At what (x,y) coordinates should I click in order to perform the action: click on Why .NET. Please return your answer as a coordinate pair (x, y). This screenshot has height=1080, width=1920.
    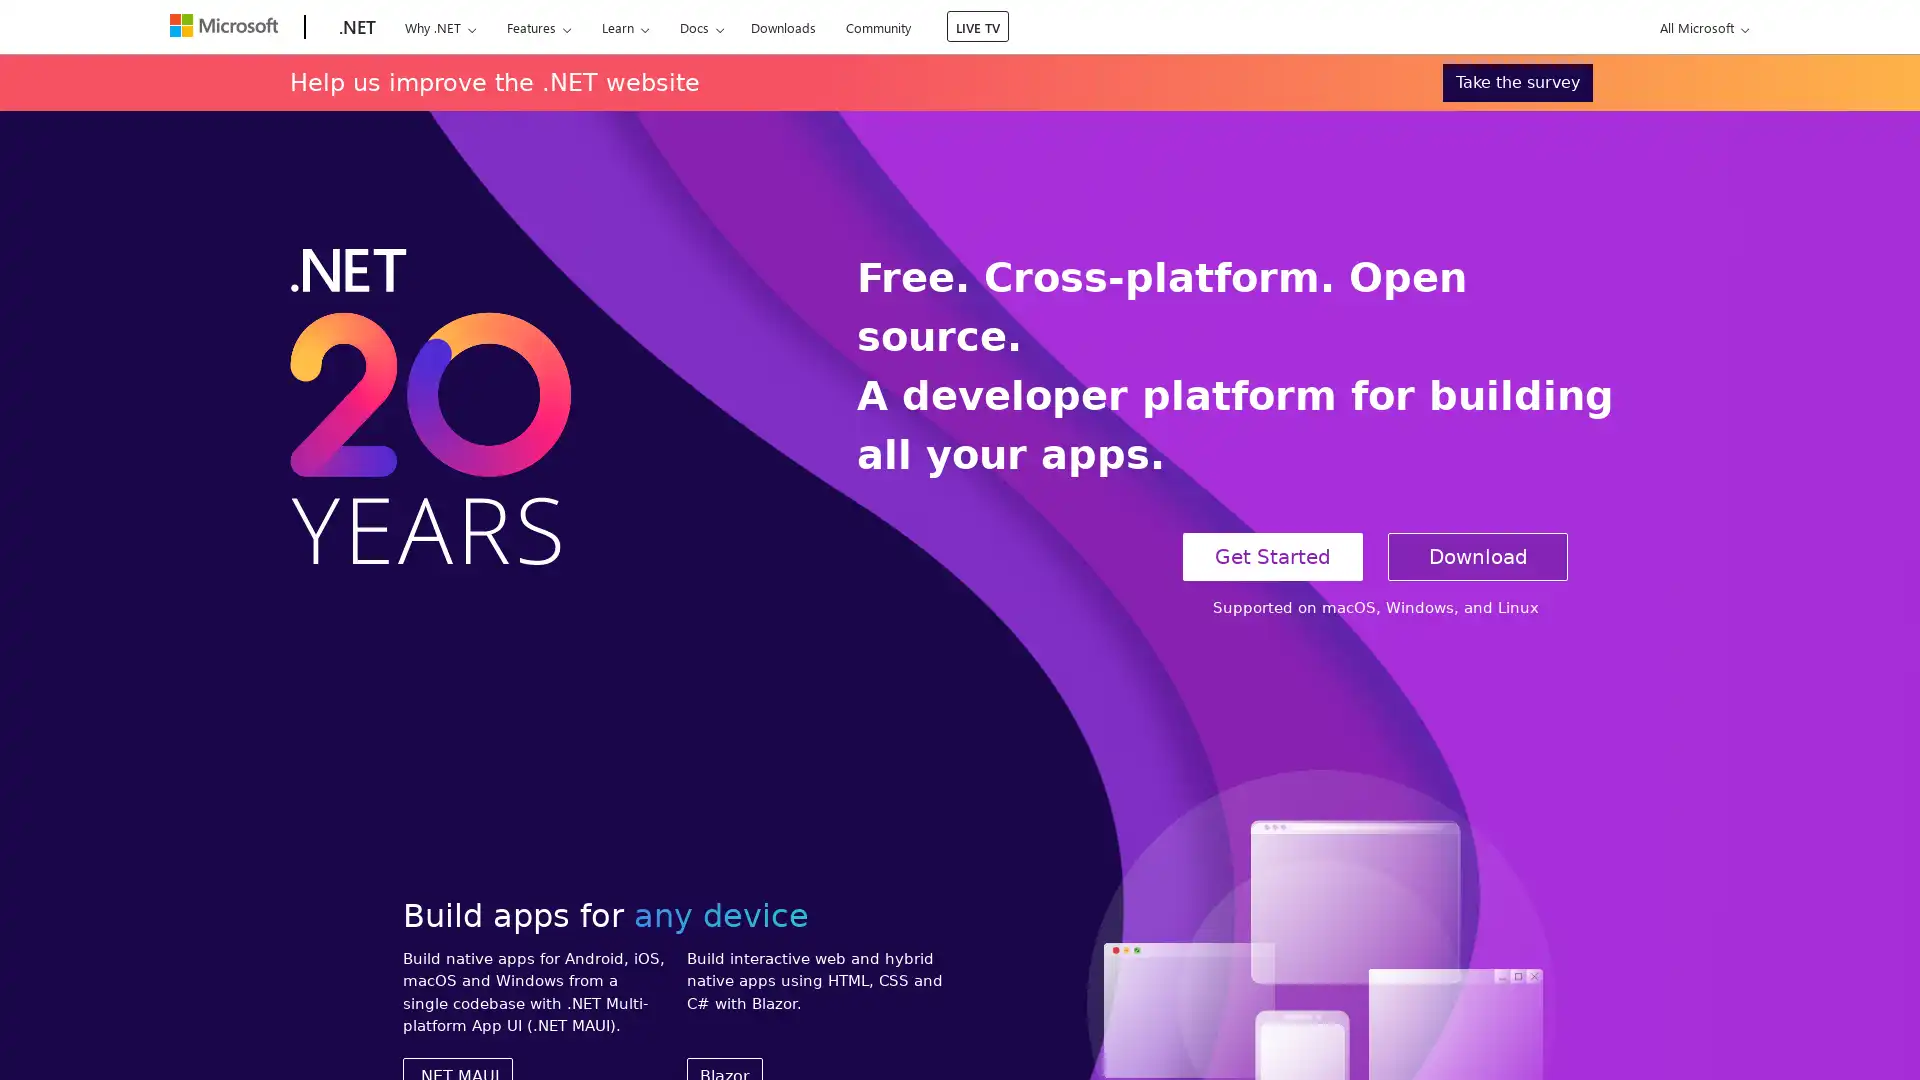
    Looking at the image, I should click on (439, 27).